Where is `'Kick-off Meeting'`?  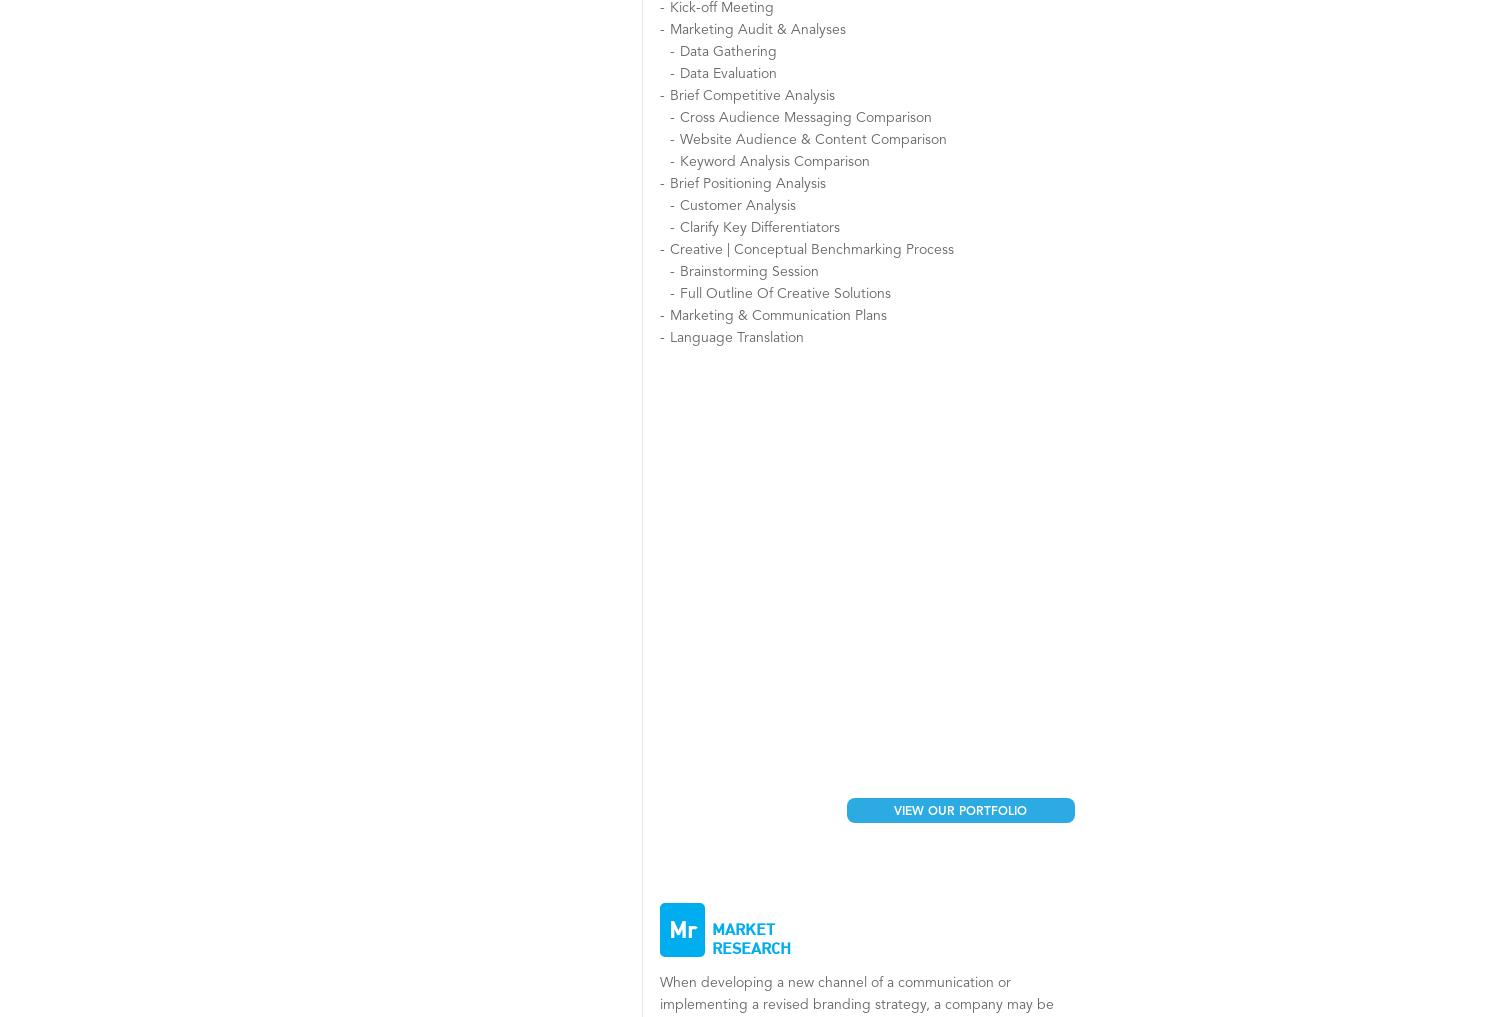 'Kick-off Meeting' is located at coordinates (720, 7).